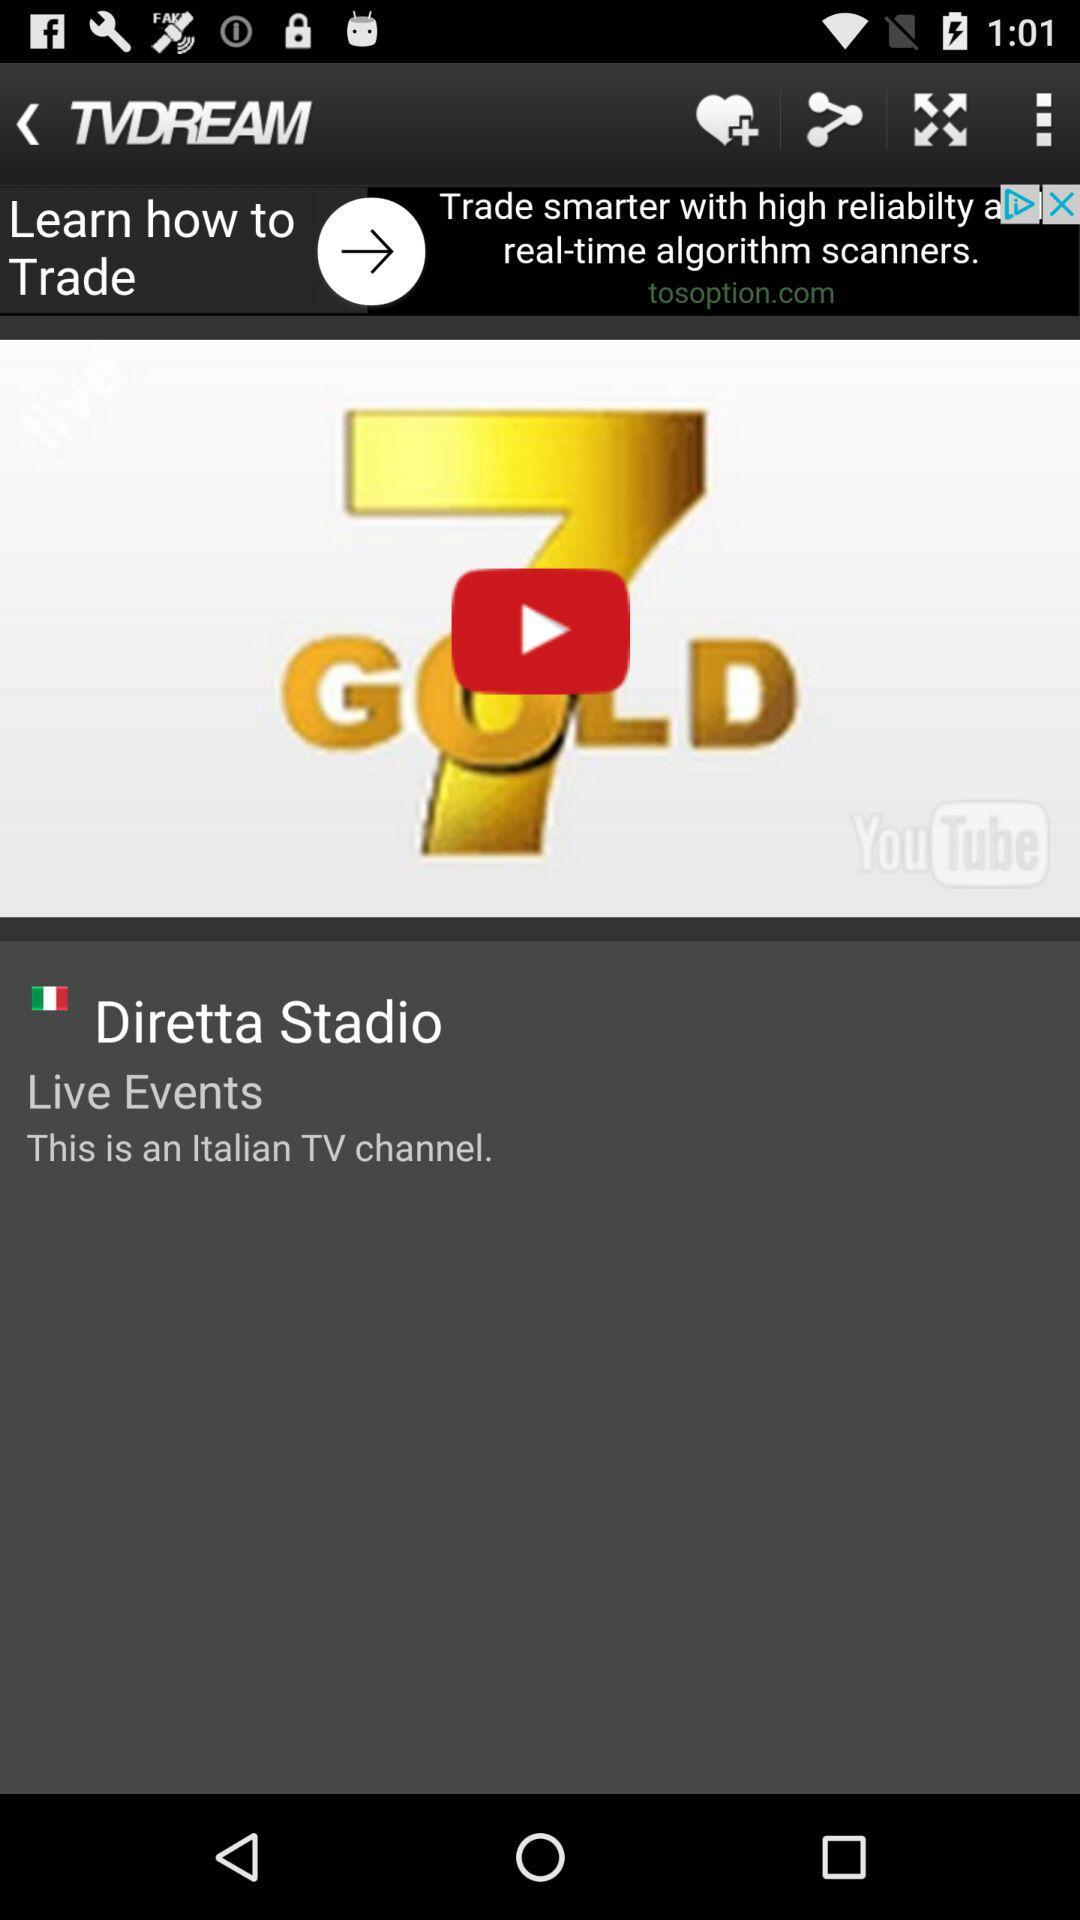 The width and height of the screenshot is (1080, 1920). I want to click on advertisement, so click(540, 249).